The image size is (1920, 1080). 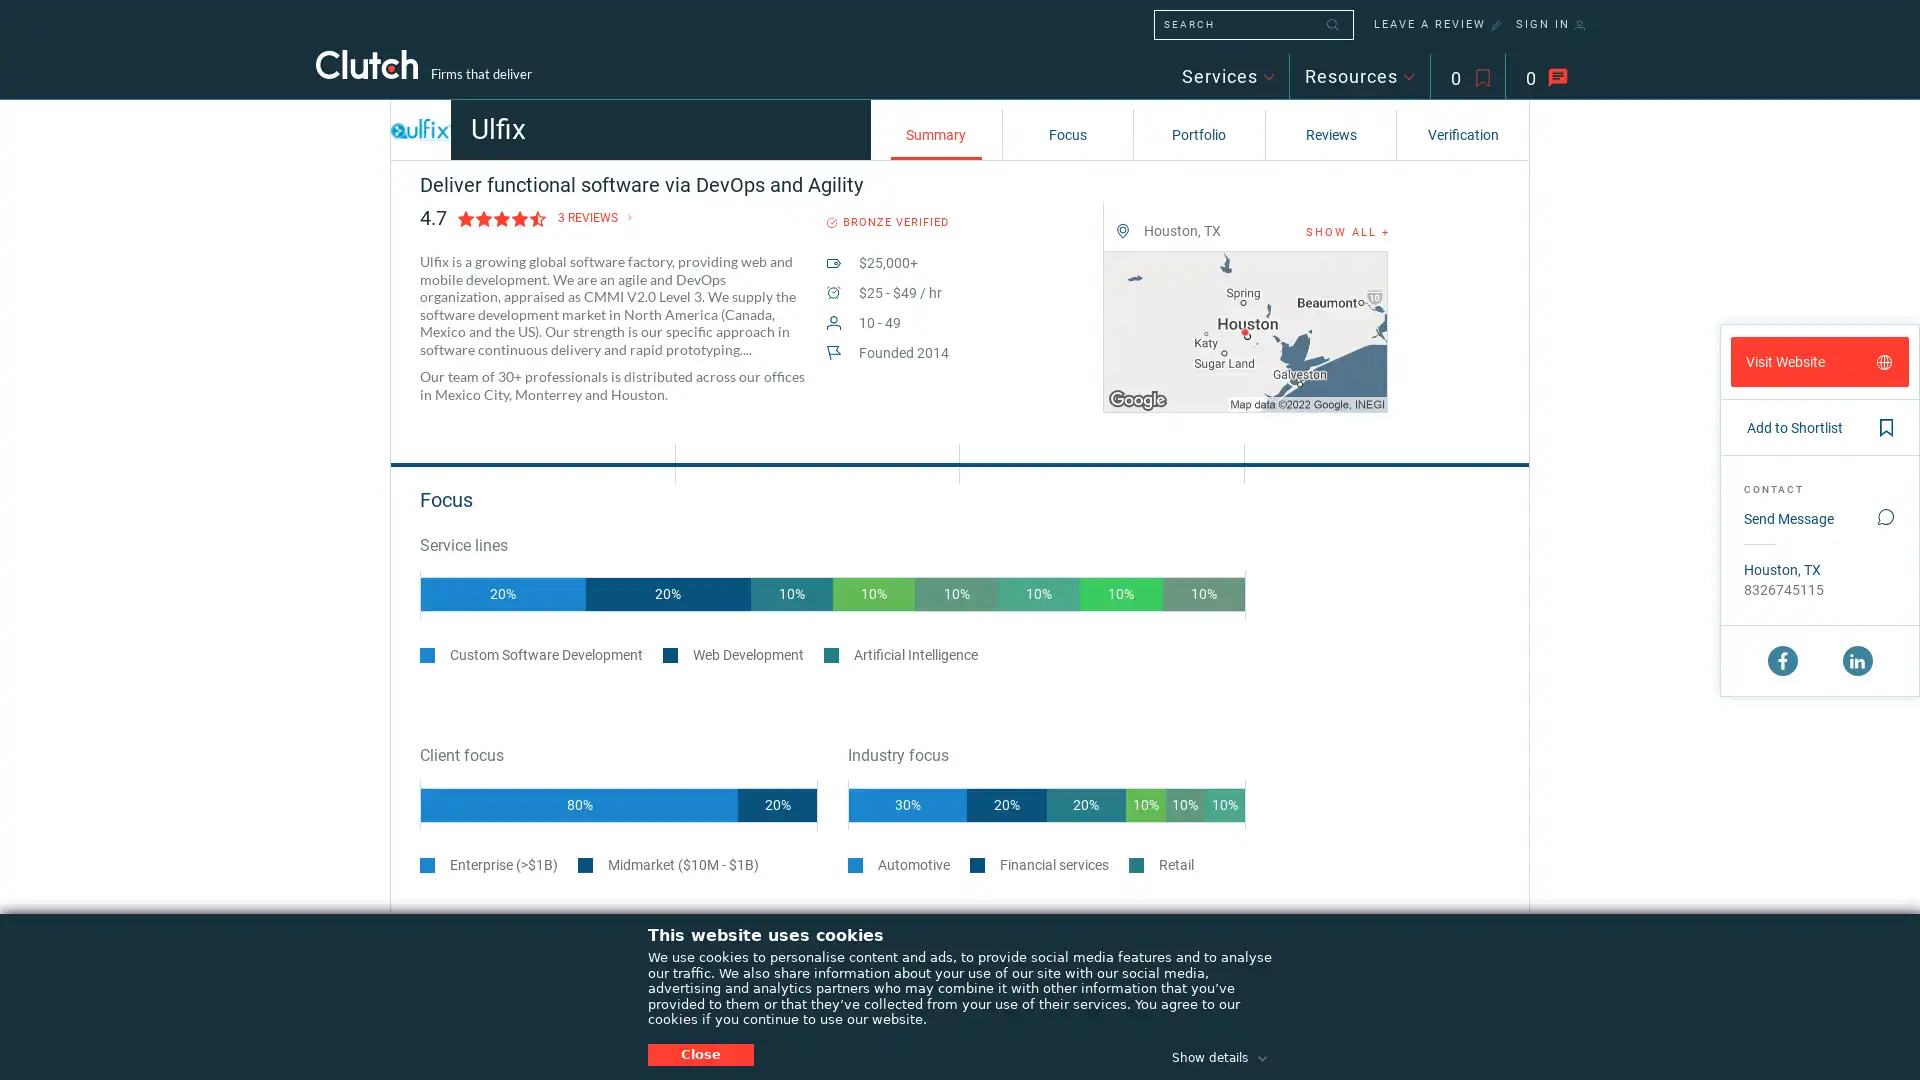 What do you see at coordinates (1359, 75) in the screenshot?
I see `Resources` at bounding box center [1359, 75].